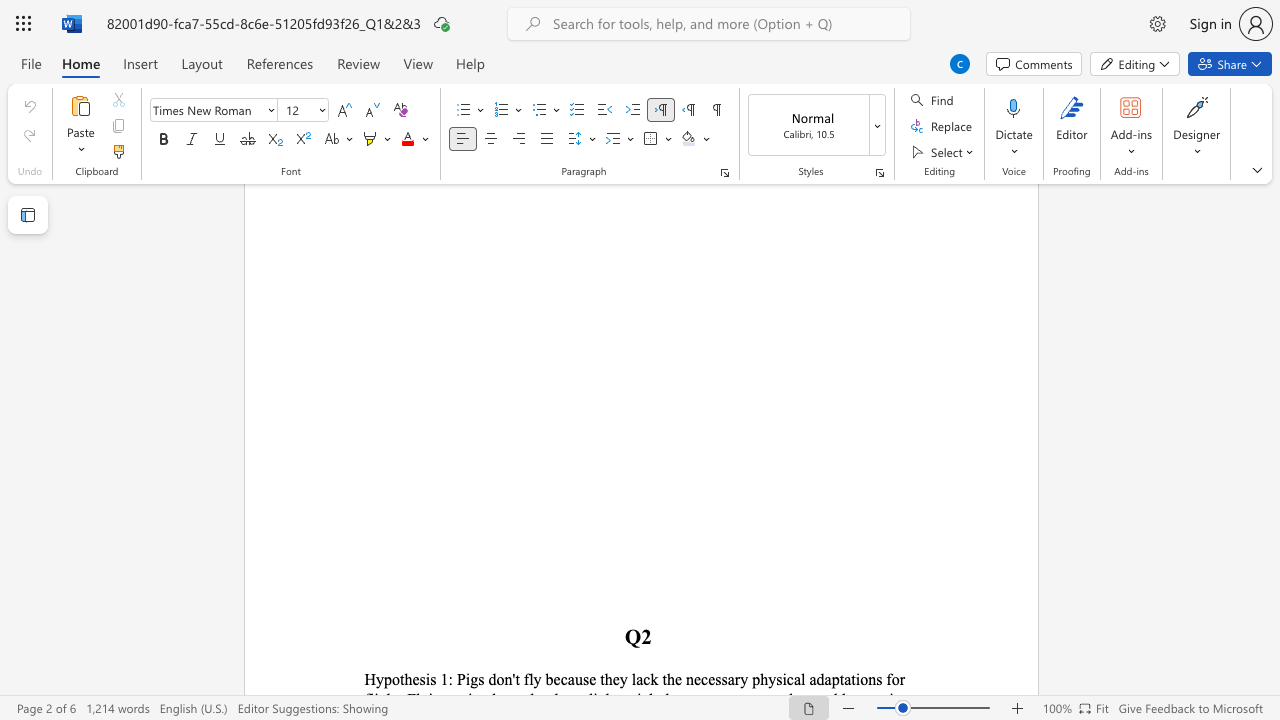  Describe the element at coordinates (384, 678) in the screenshot. I see `the space between the continuous character "y" and "p" in the text` at that location.